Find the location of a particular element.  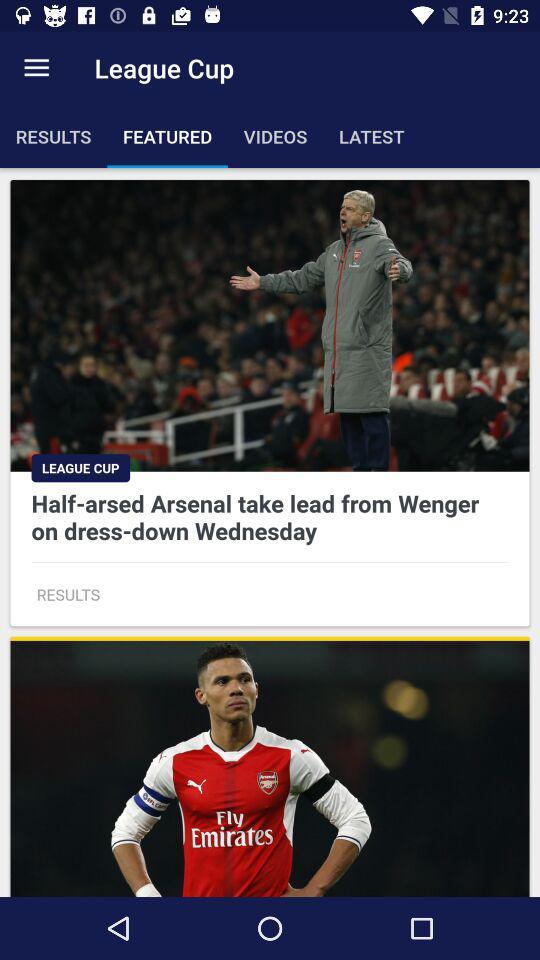

the item to the left of league cup icon is located at coordinates (36, 68).